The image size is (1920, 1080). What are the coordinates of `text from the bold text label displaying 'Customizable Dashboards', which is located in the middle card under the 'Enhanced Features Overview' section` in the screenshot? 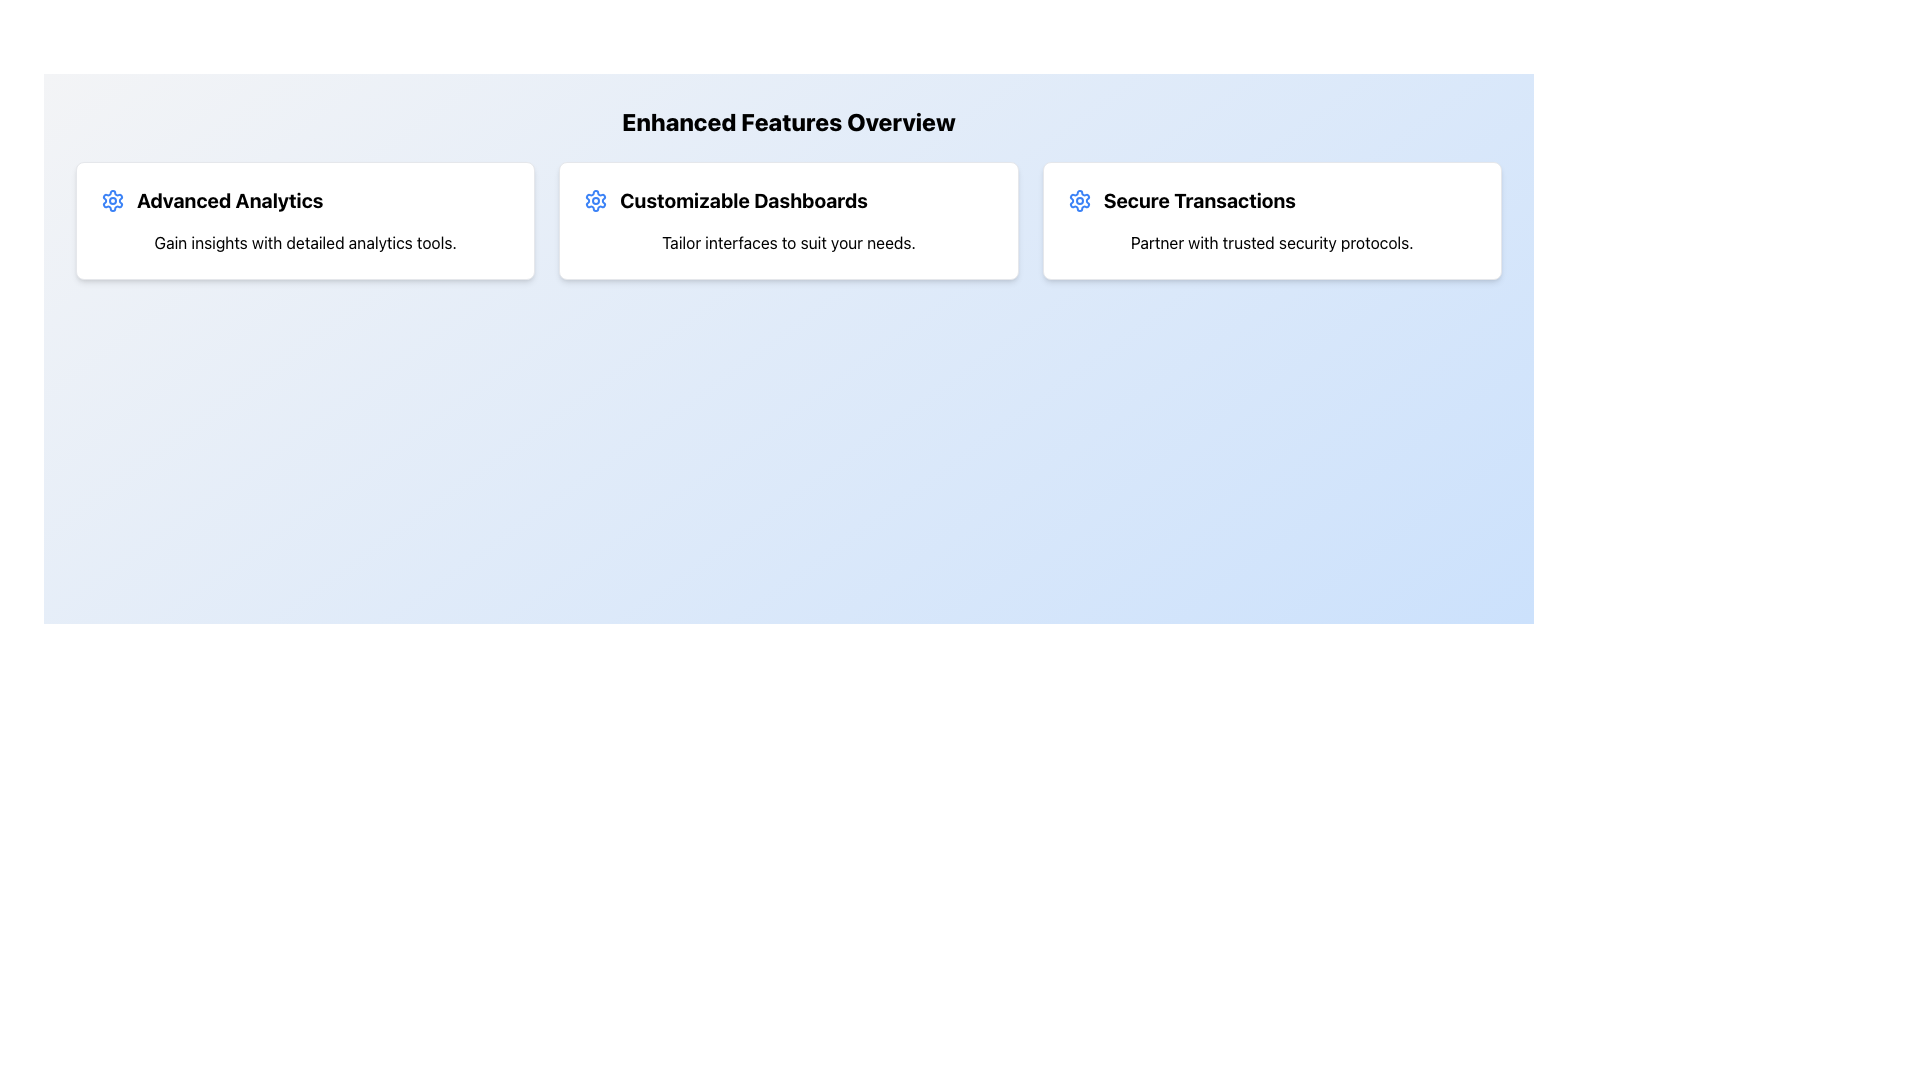 It's located at (743, 200).